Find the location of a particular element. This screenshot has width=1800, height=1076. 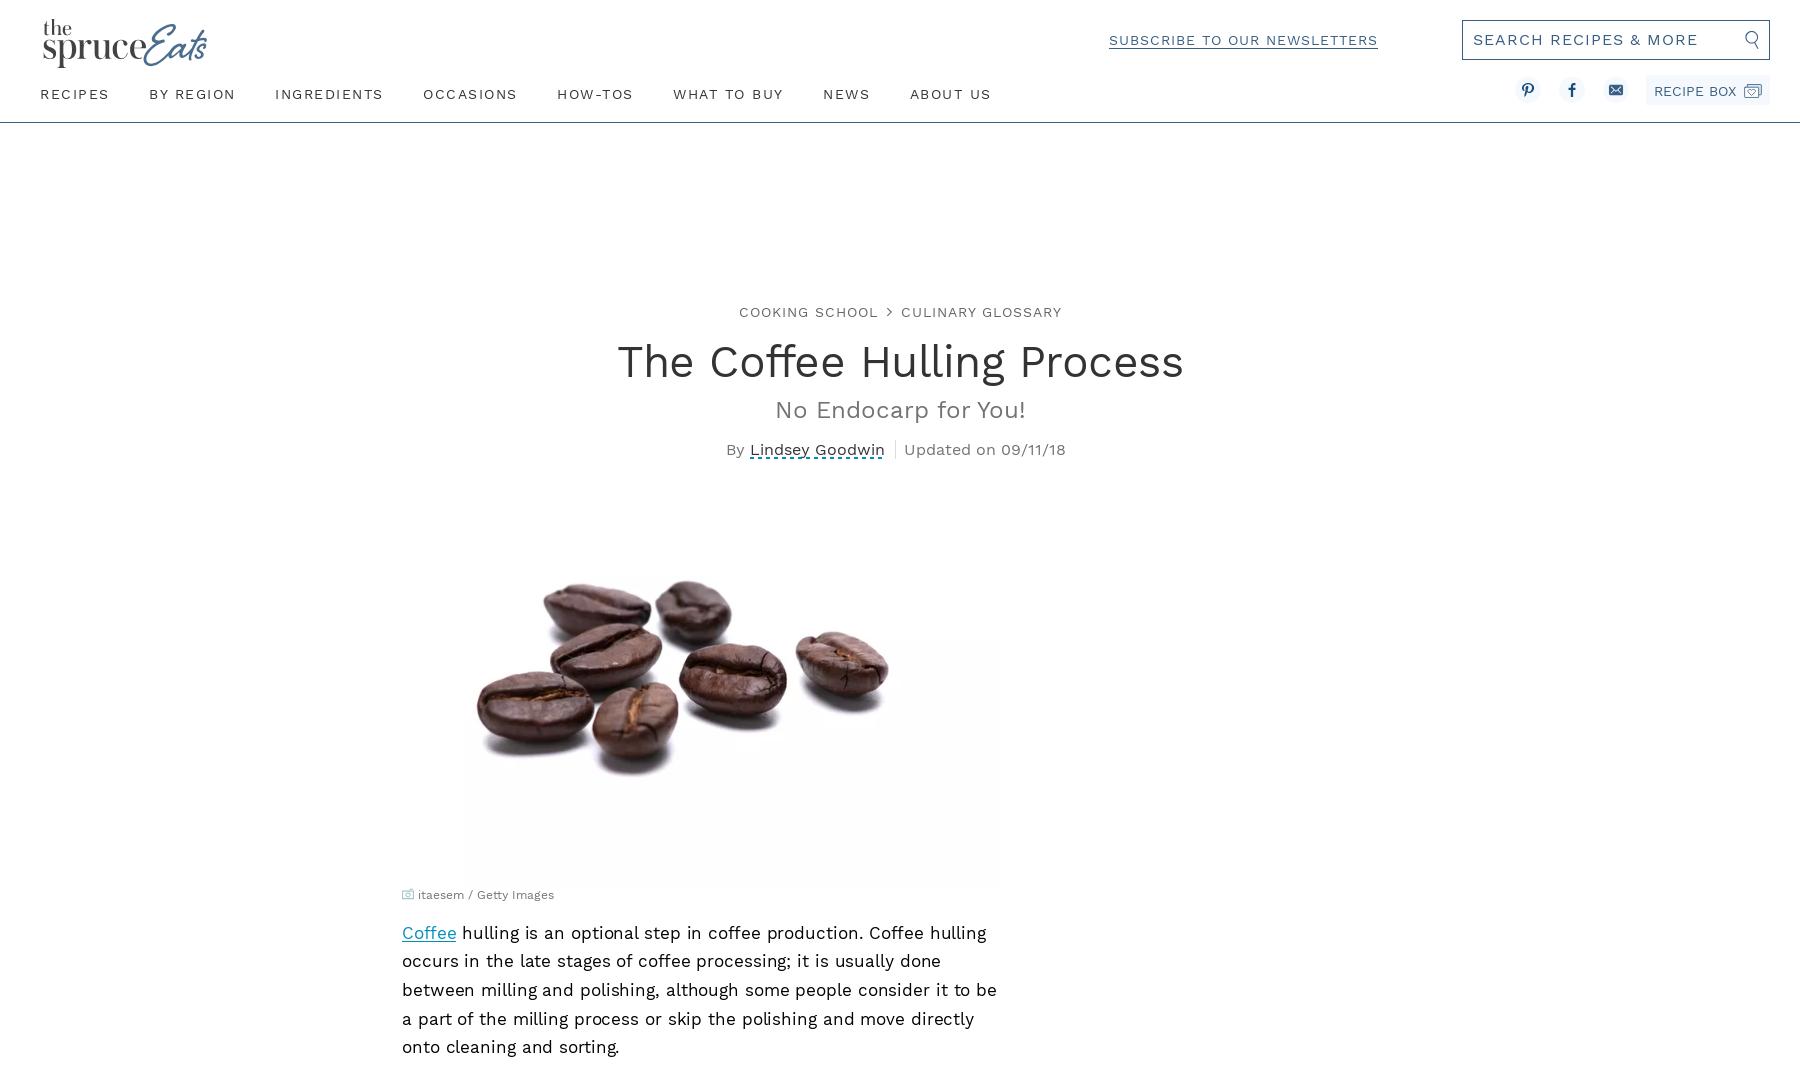

'Updated on 09/11/18' is located at coordinates (983, 448).